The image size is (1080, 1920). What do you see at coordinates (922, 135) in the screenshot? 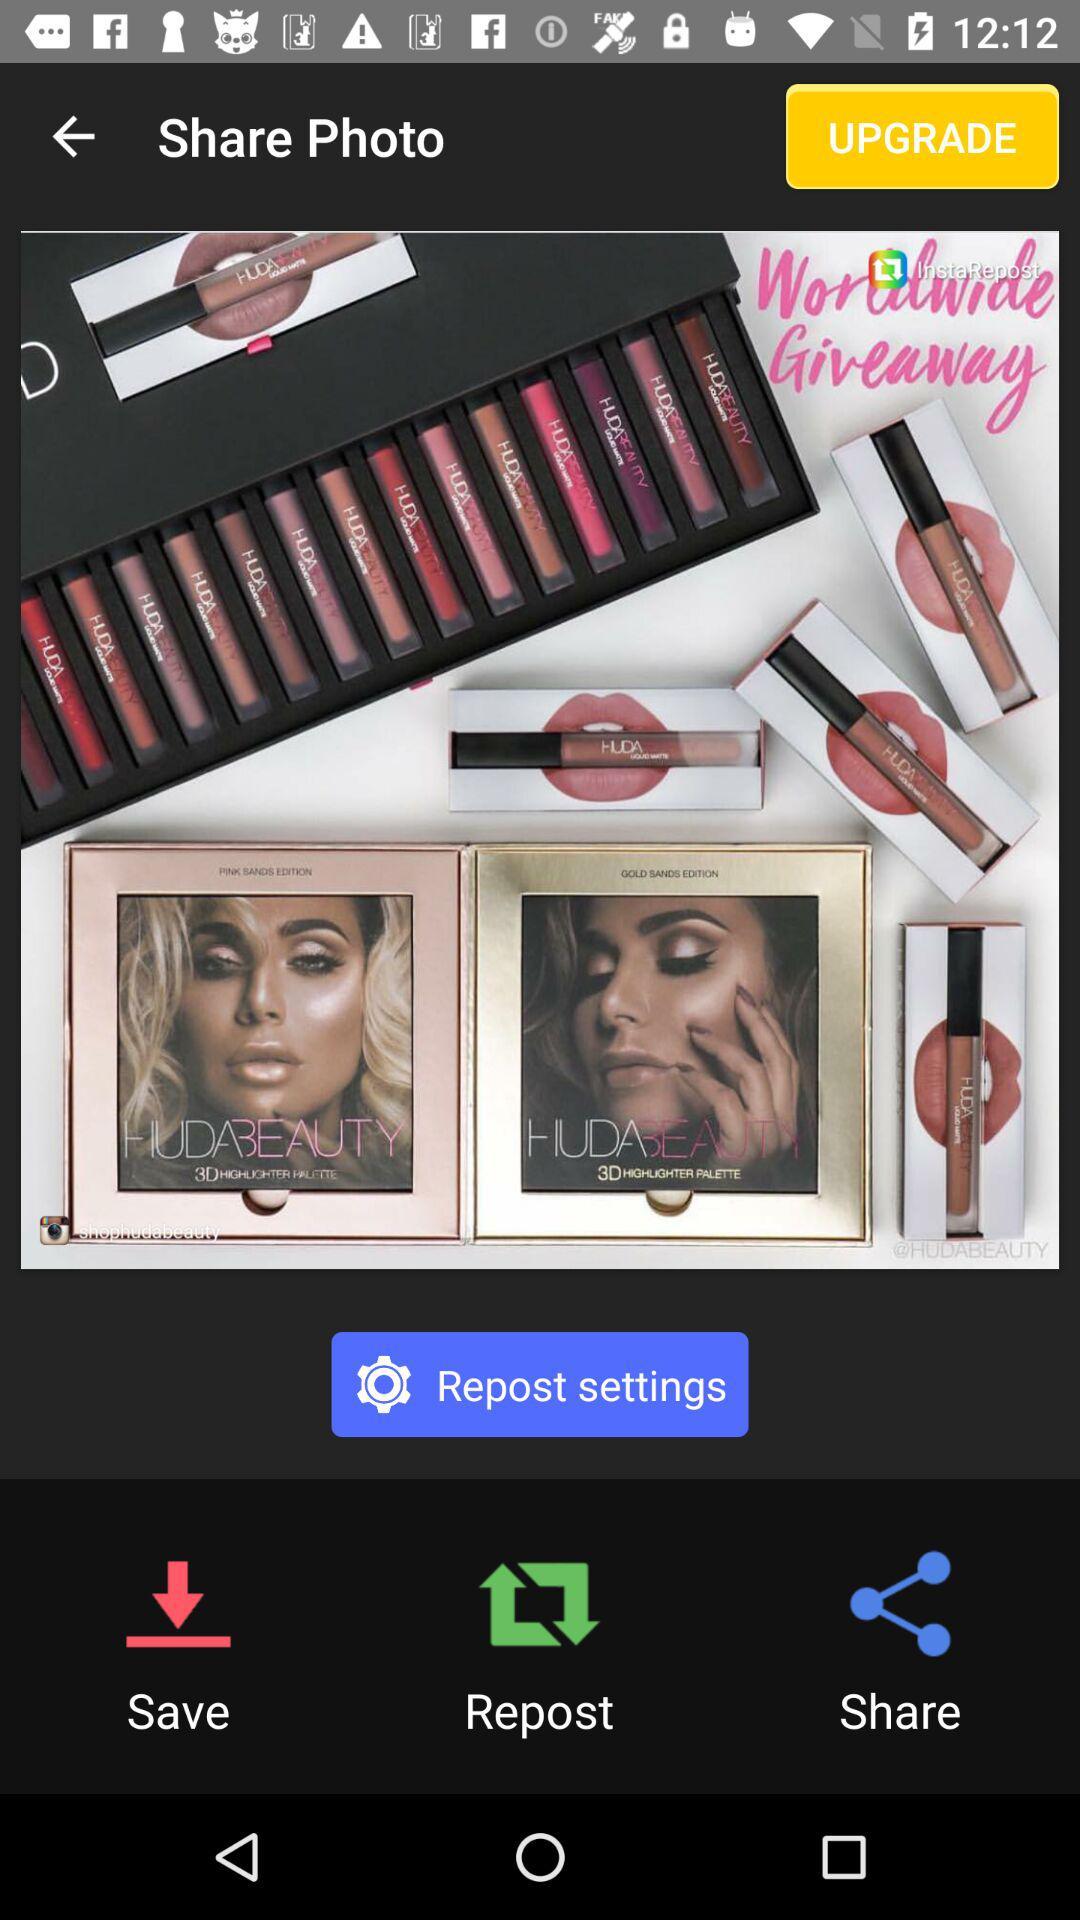
I see `icon next to the share photo item` at bounding box center [922, 135].